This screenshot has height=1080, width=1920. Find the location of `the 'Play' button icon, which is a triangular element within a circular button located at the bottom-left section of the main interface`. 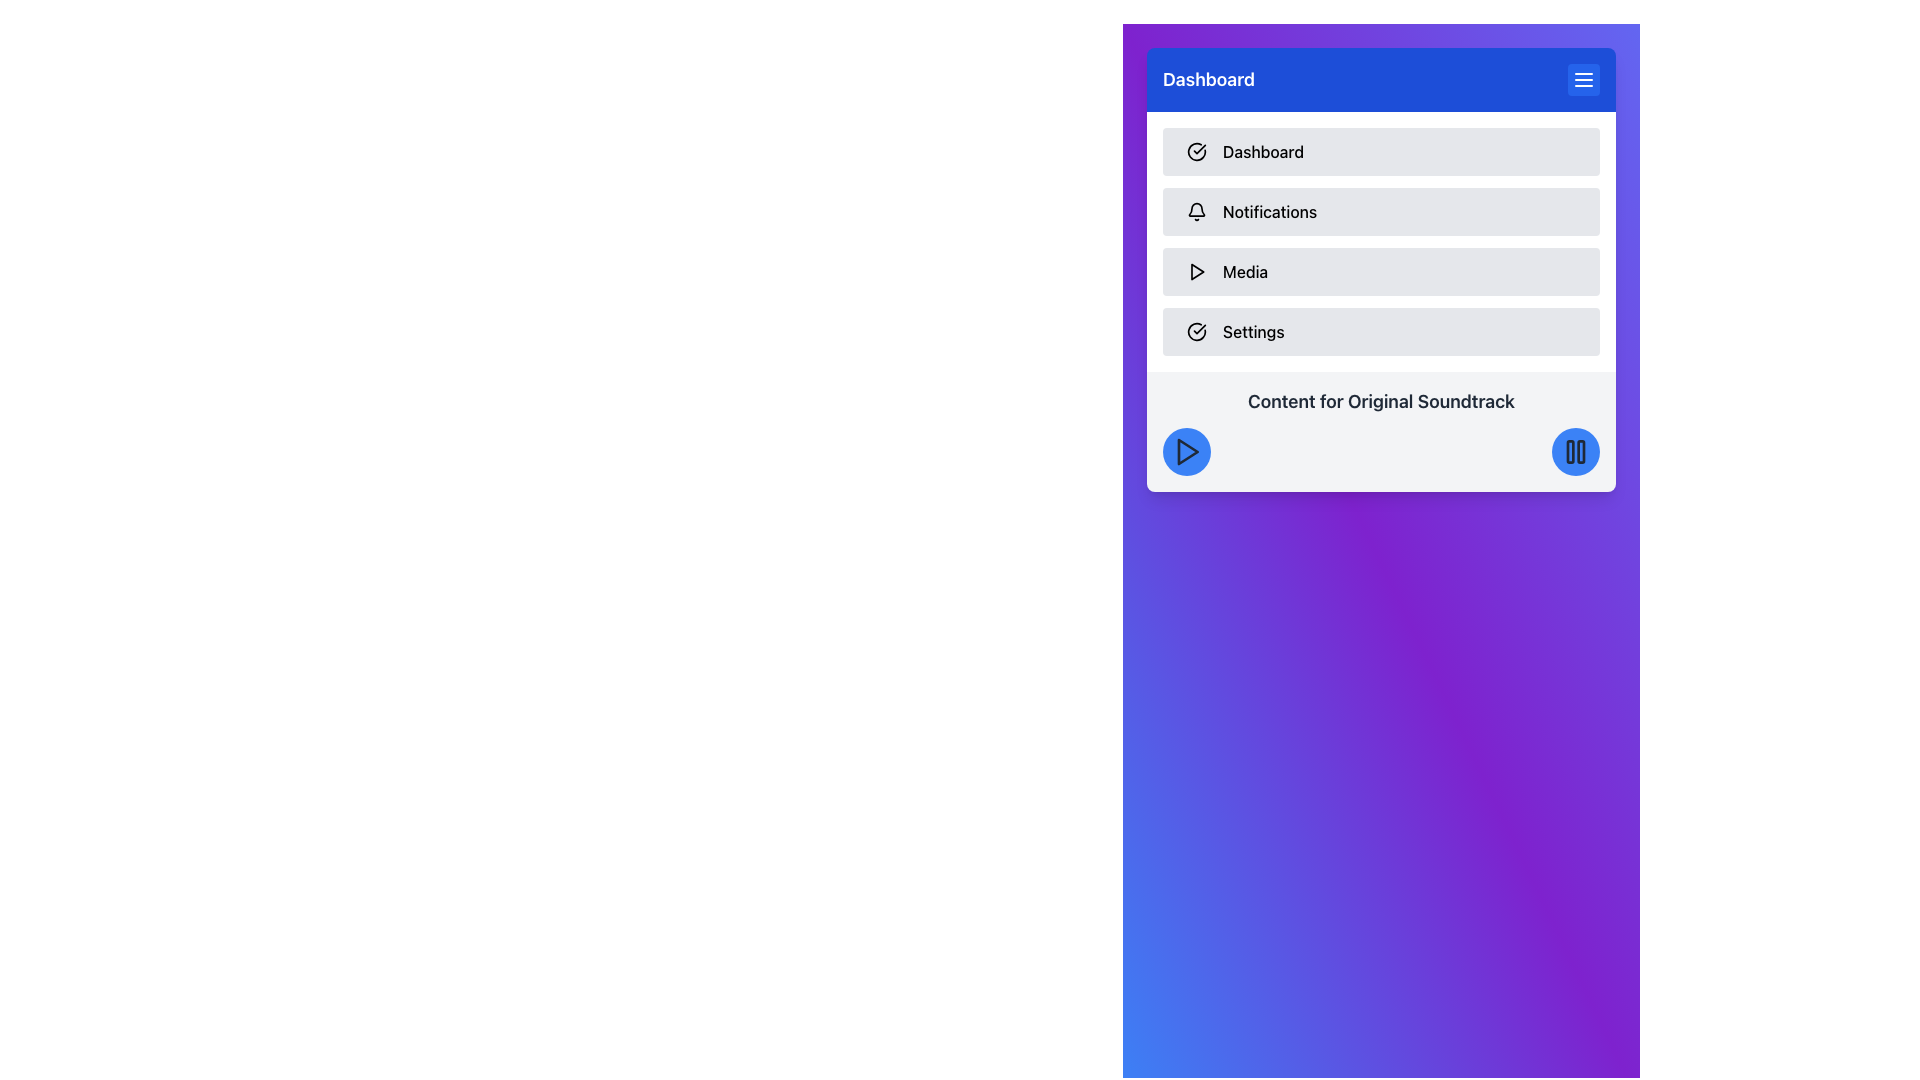

the 'Play' button icon, which is a triangular element within a circular button located at the bottom-left section of the main interface is located at coordinates (1188, 451).